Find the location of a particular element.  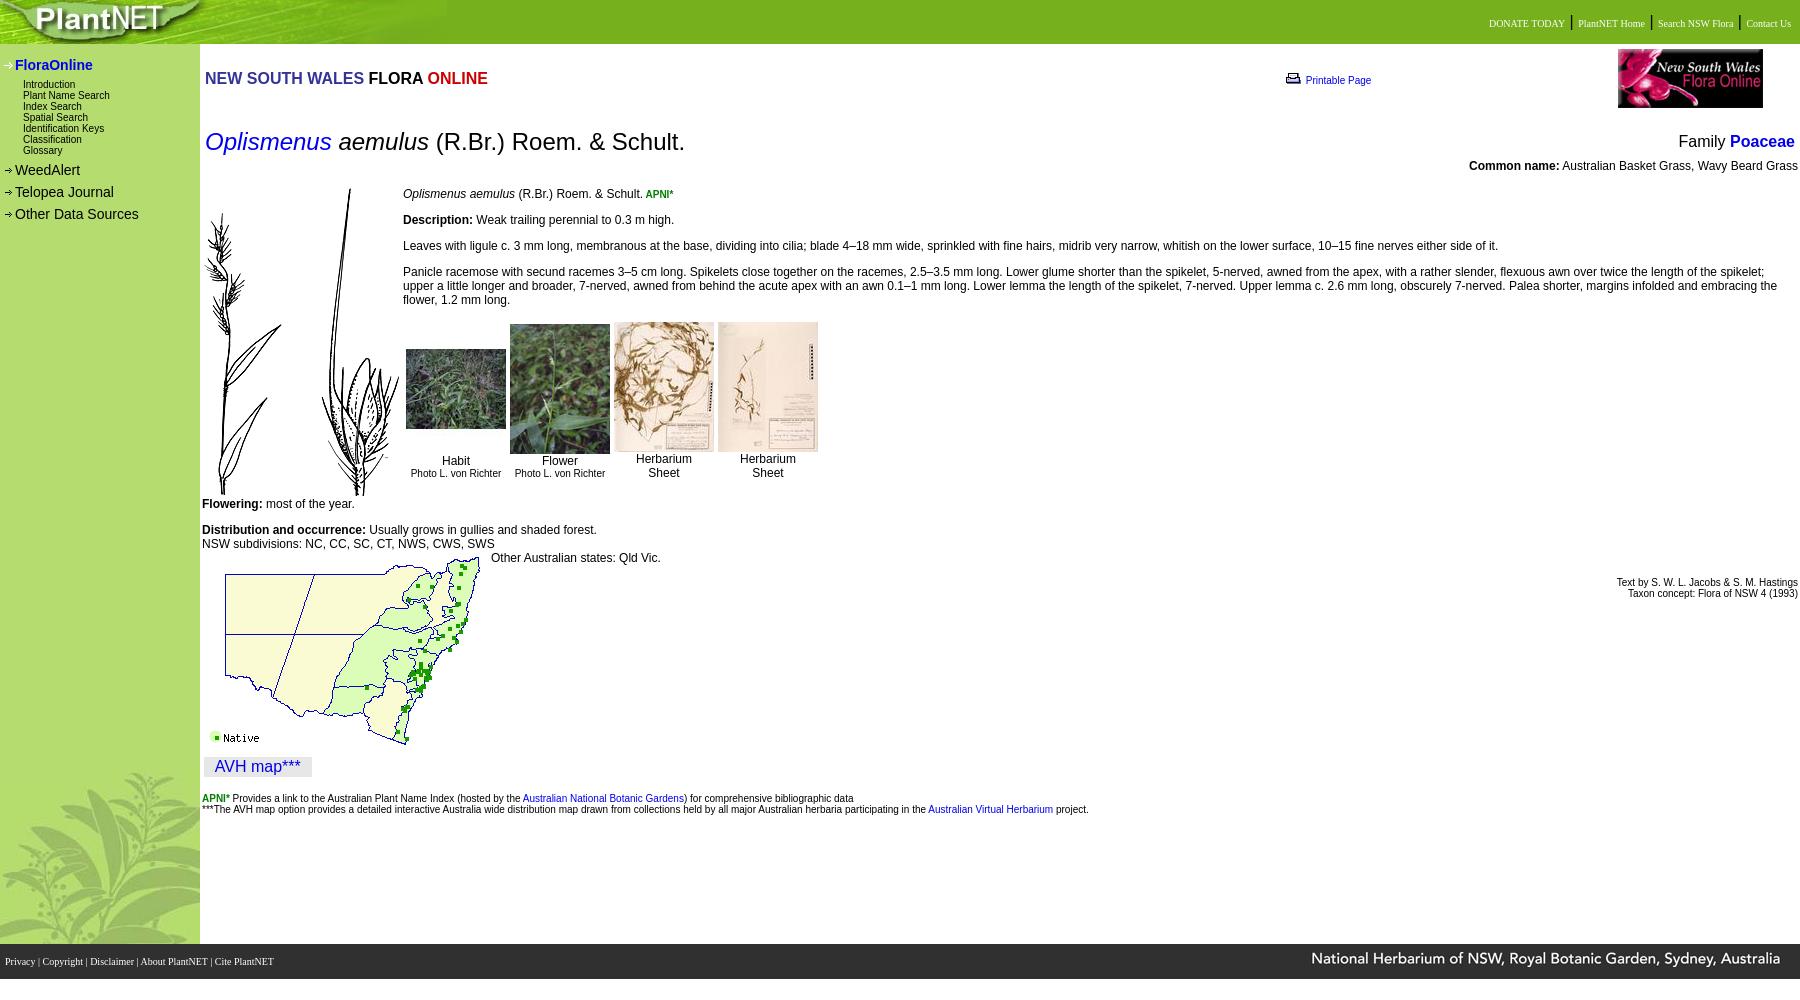

'PlantNET Home' is located at coordinates (1610, 23).